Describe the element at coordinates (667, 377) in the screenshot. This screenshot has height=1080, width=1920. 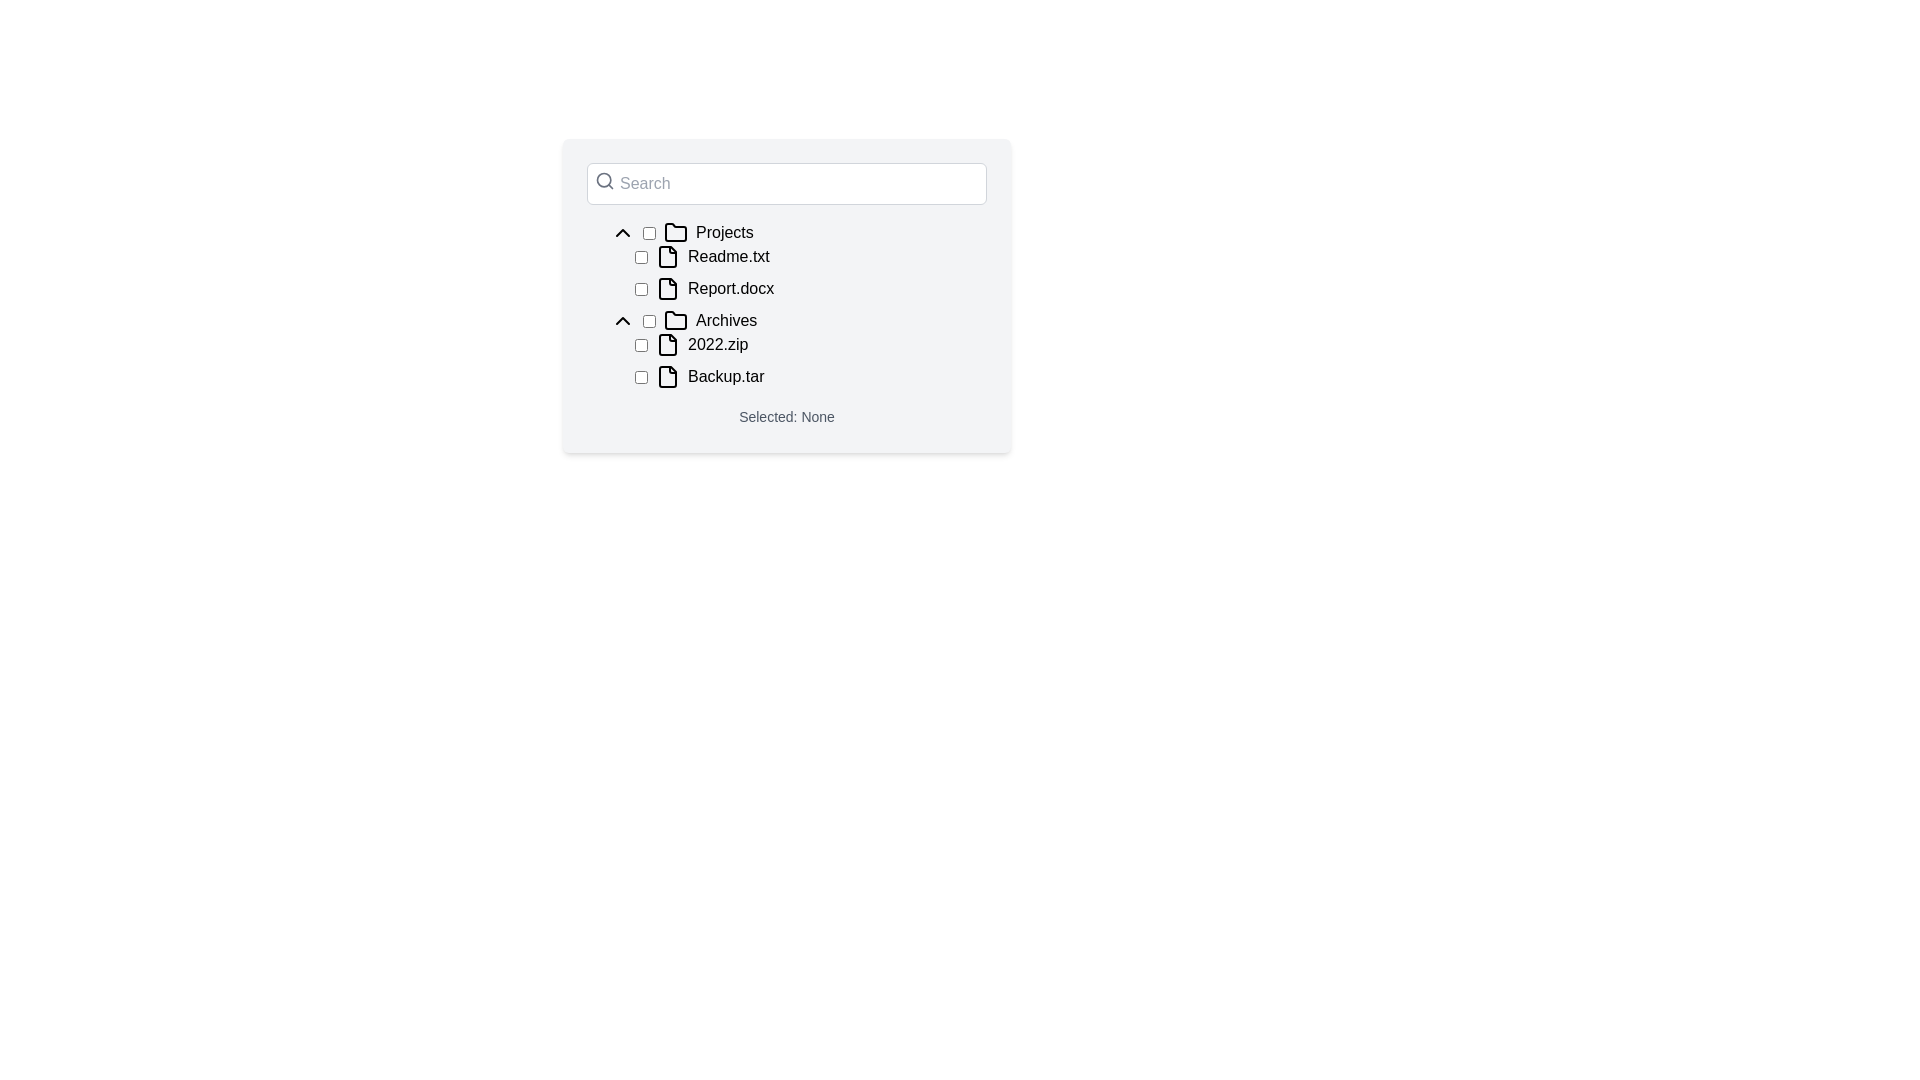
I see `the graphical file icon representing 'Backup.tar' in the file tree UI` at that location.